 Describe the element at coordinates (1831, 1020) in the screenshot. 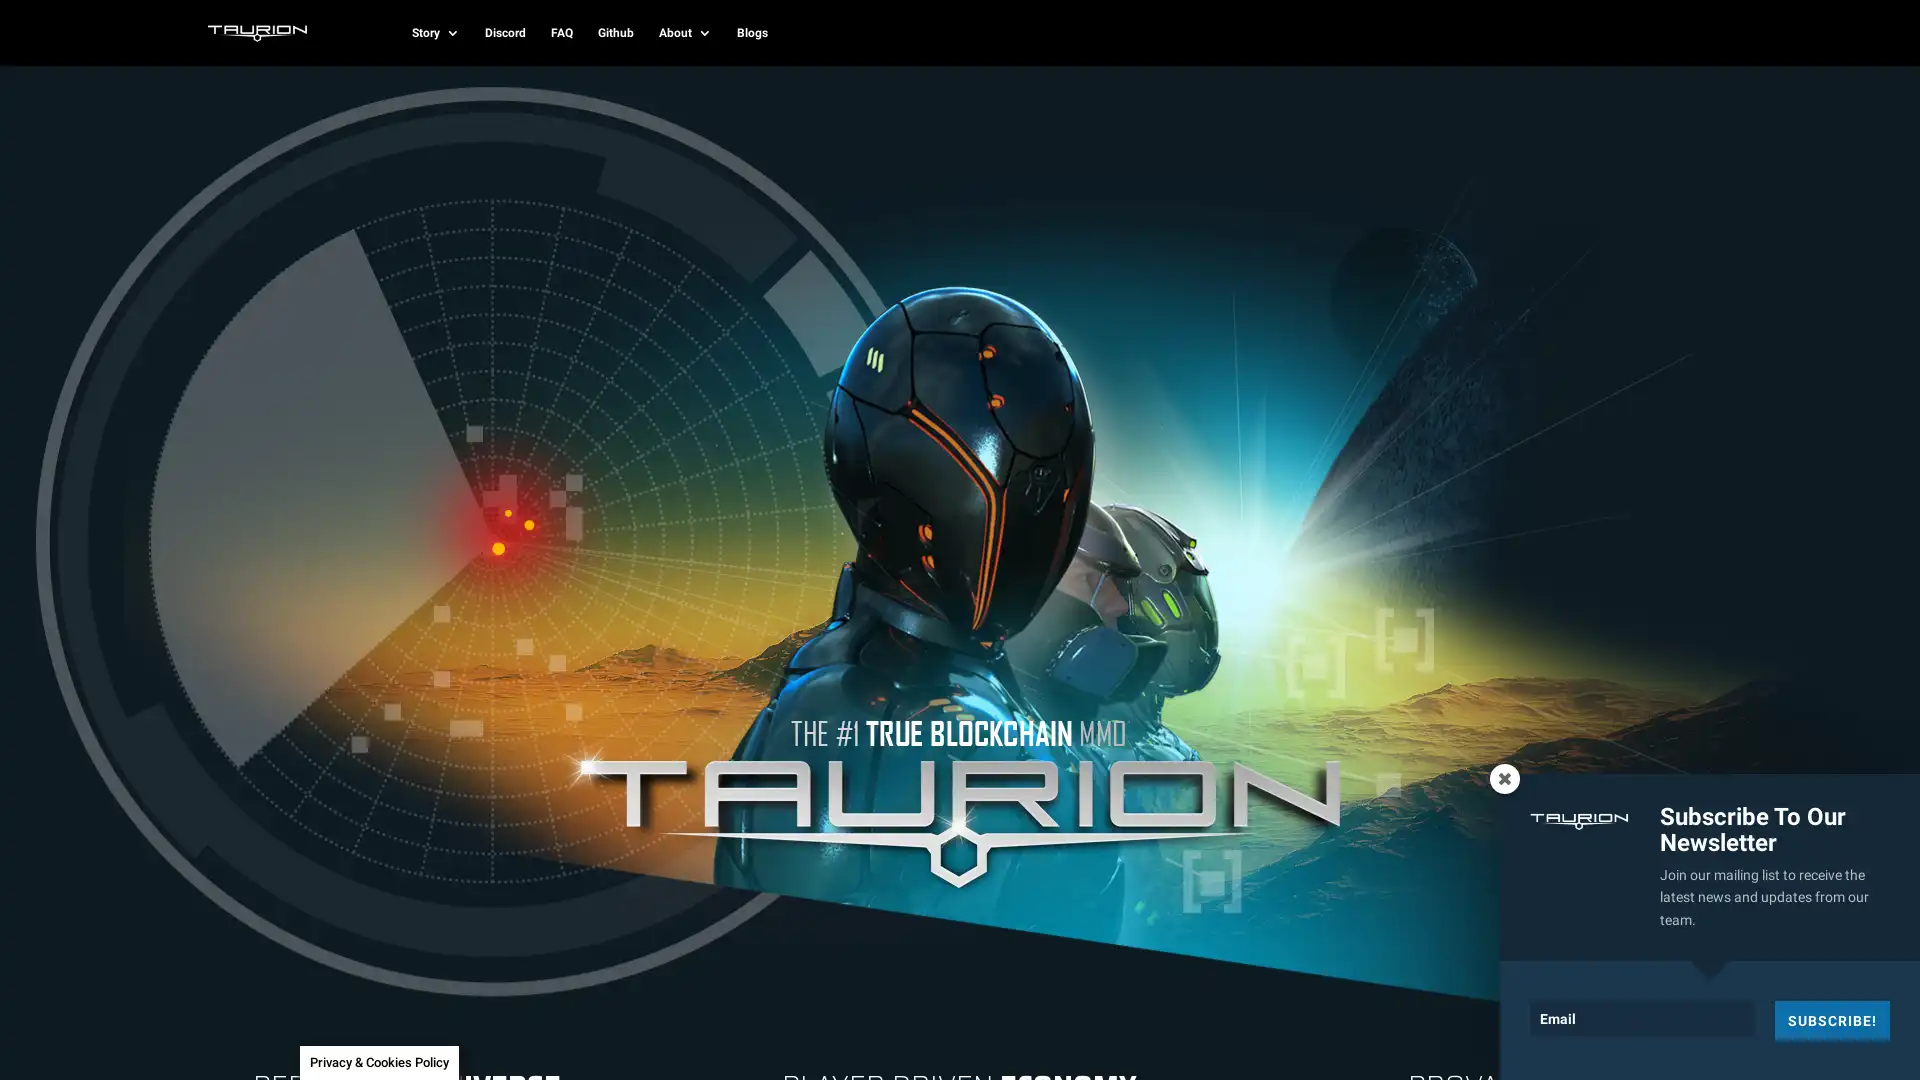

I see `SUBSCRIBE!` at that location.